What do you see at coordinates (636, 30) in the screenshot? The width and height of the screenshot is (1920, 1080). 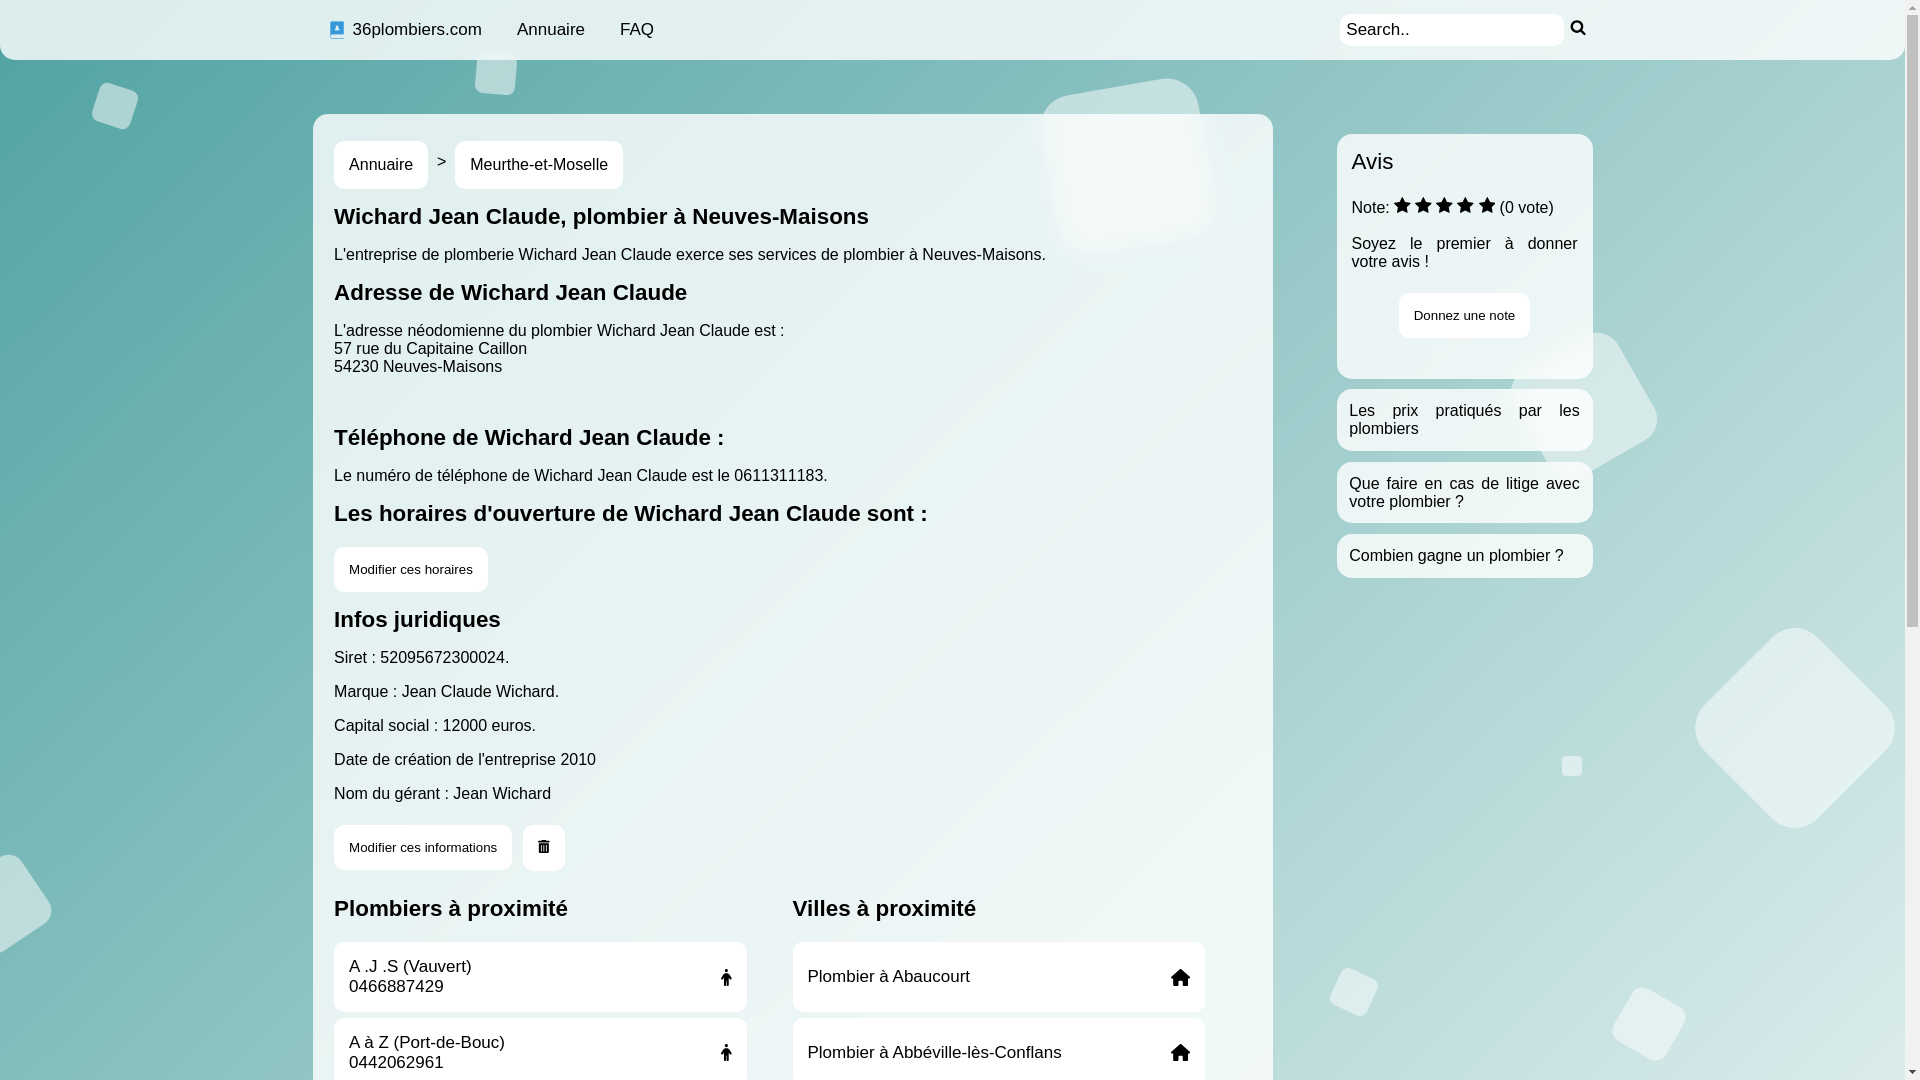 I see `'FAQ'` at bounding box center [636, 30].